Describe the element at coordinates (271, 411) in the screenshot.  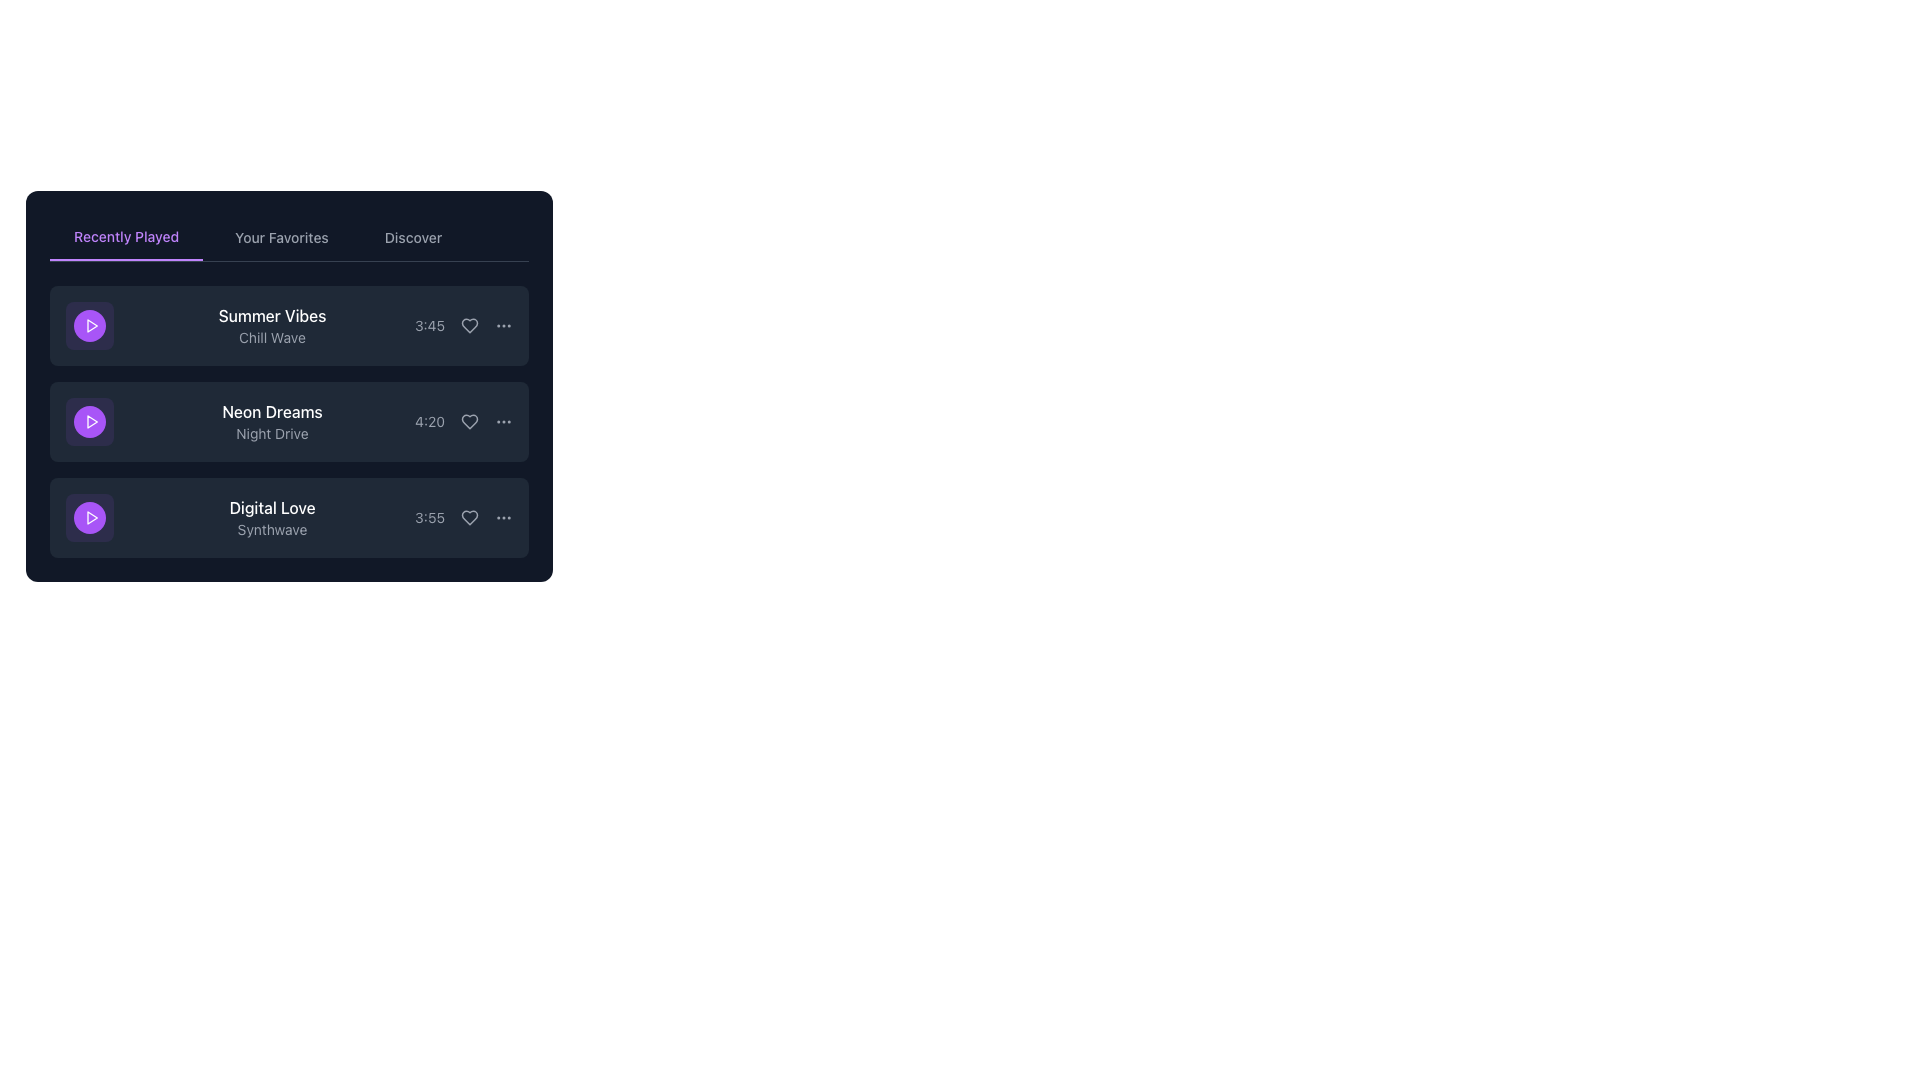
I see `the text label reading 'Neon Dreams', which is styled in white and positioned centrally above 'Night Drive' in a dark background` at that location.